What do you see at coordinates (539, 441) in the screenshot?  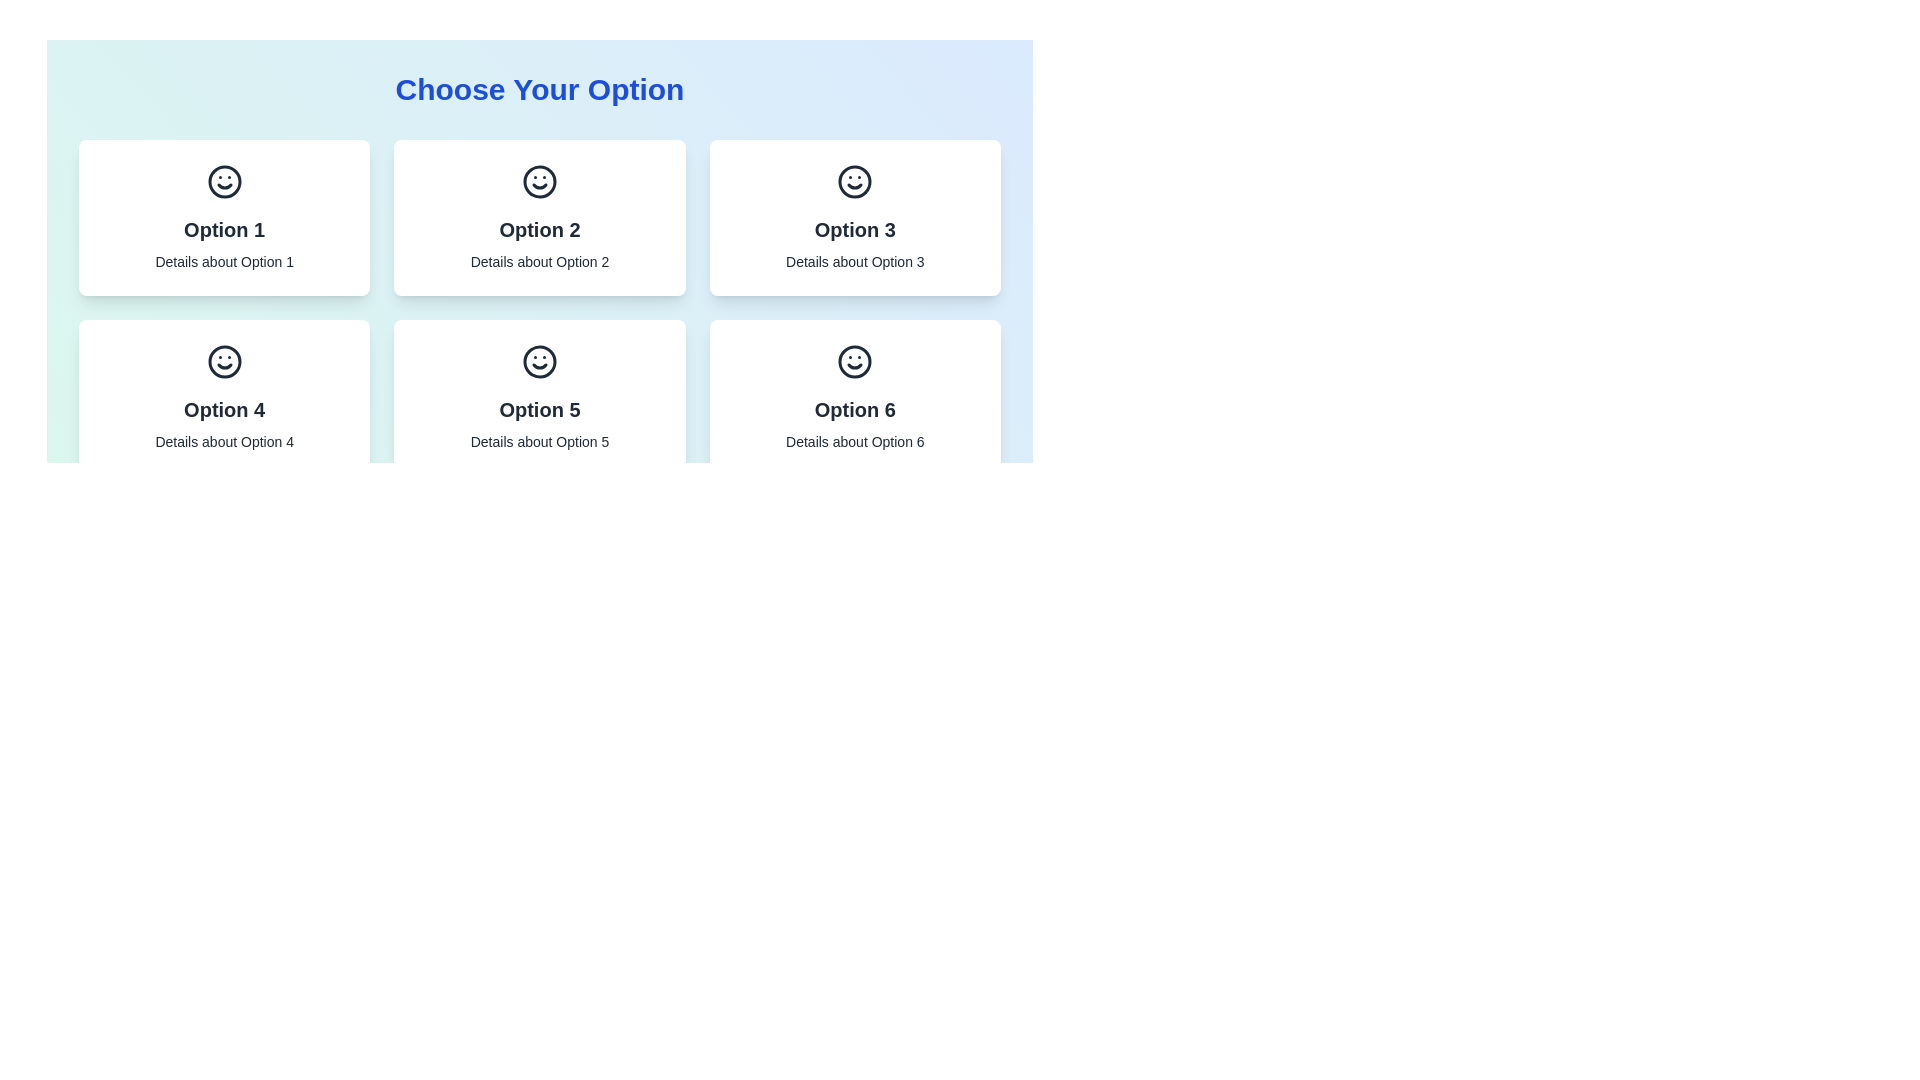 I see `the label providing details about 'Option 5', located in the lower section of the card labeled 'Option 5', which is the fifth card in the second row, center column of the grid layout` at bounding box center [539, 441].